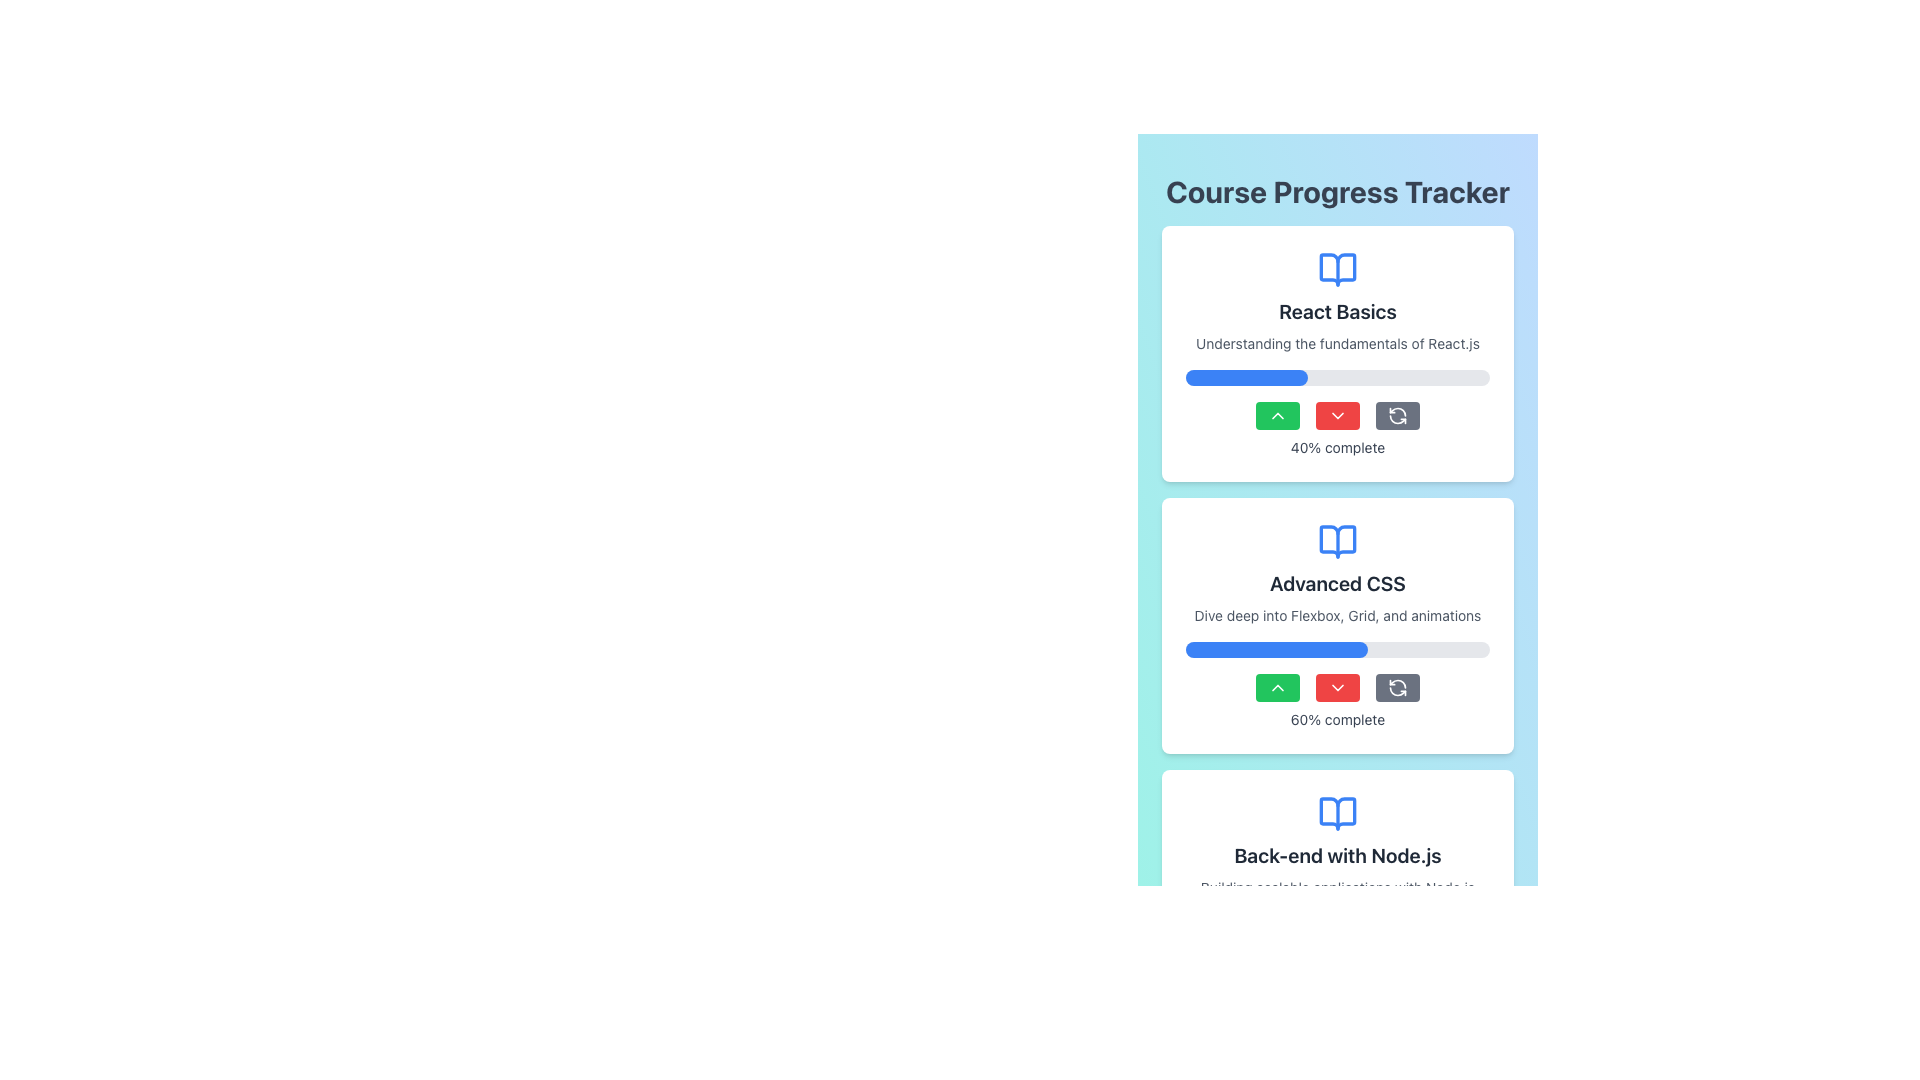 The image size is (1920, 1080). What do you see at coordinates (1396, 415) in the screenshot?
I see `the gray refresh button with a white icon resembling two circular arrows at the rightmost side of the button group below the progress bar in the 'React Basics' course card` at bounding box center [1396, 415].